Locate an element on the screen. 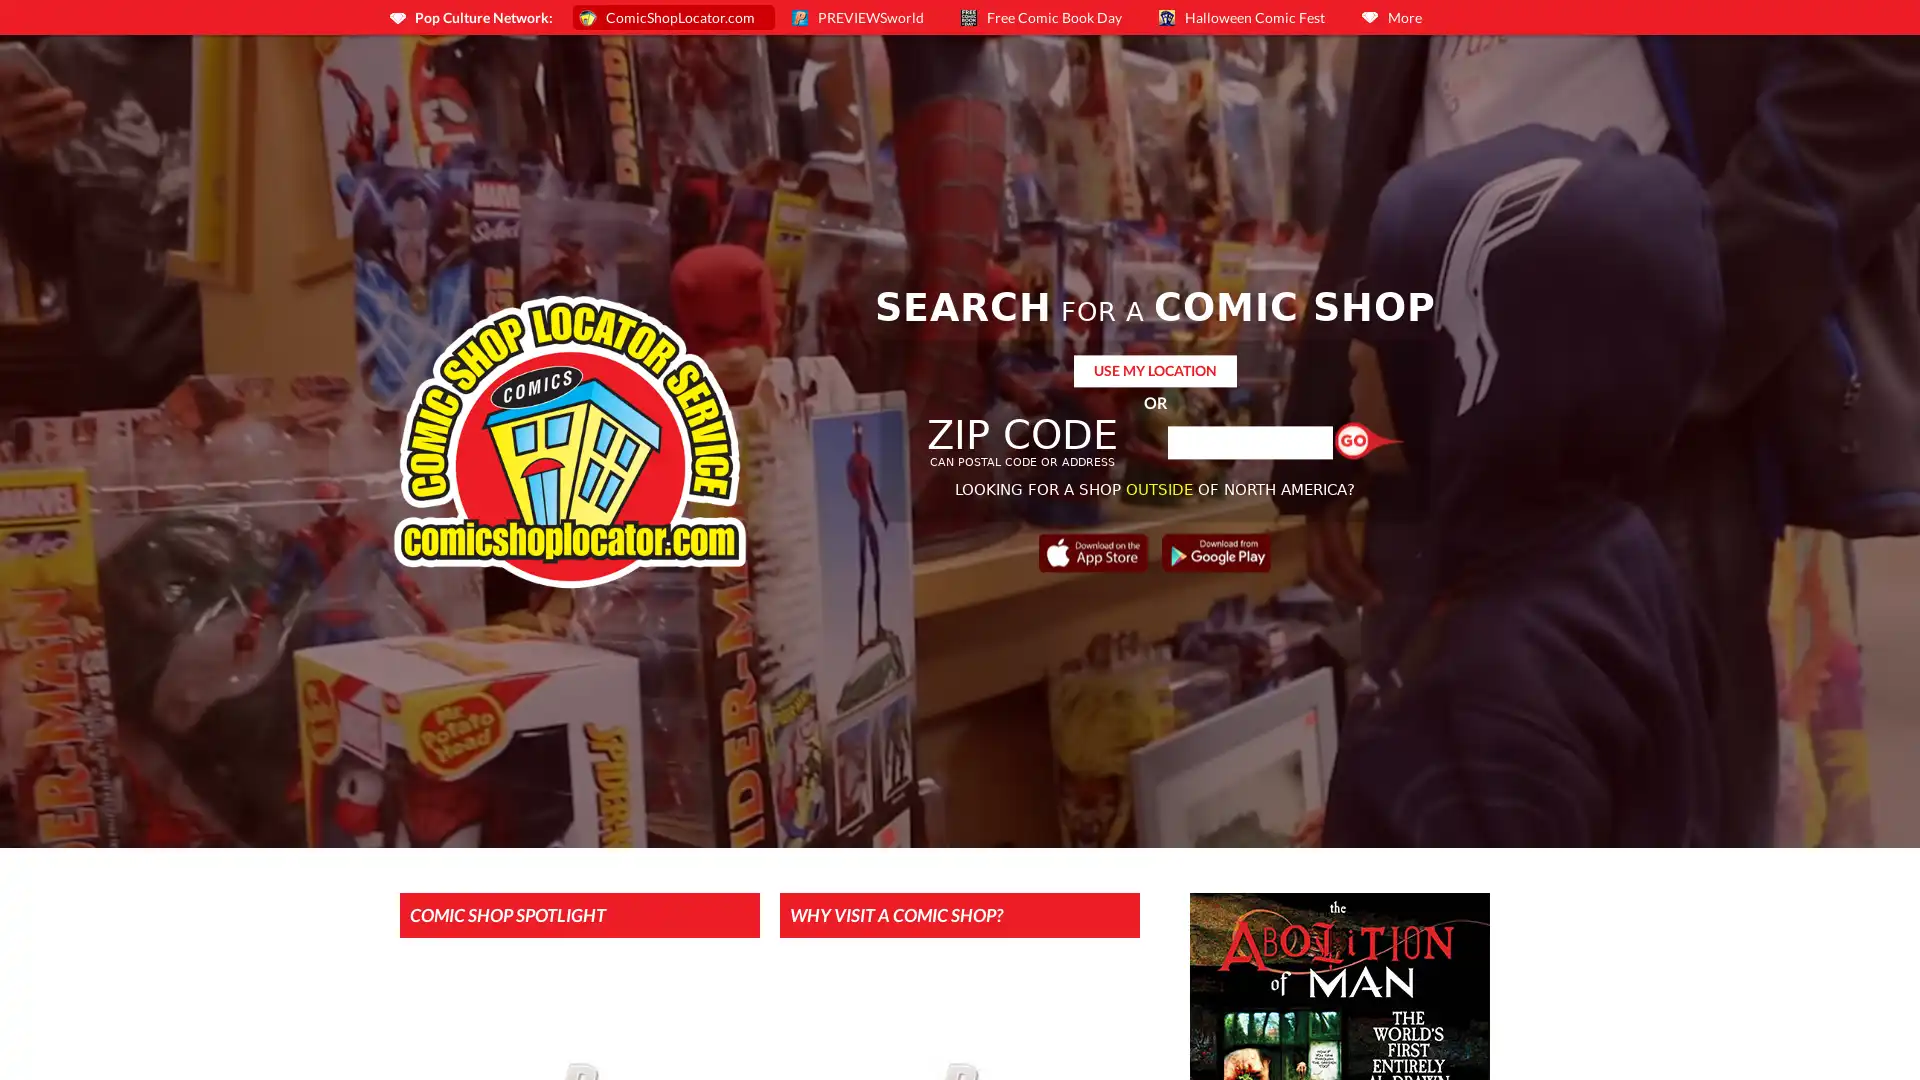 This screenshot has width=1920, height=1080. Find a Shop! is located at coordinates (1368, 439).